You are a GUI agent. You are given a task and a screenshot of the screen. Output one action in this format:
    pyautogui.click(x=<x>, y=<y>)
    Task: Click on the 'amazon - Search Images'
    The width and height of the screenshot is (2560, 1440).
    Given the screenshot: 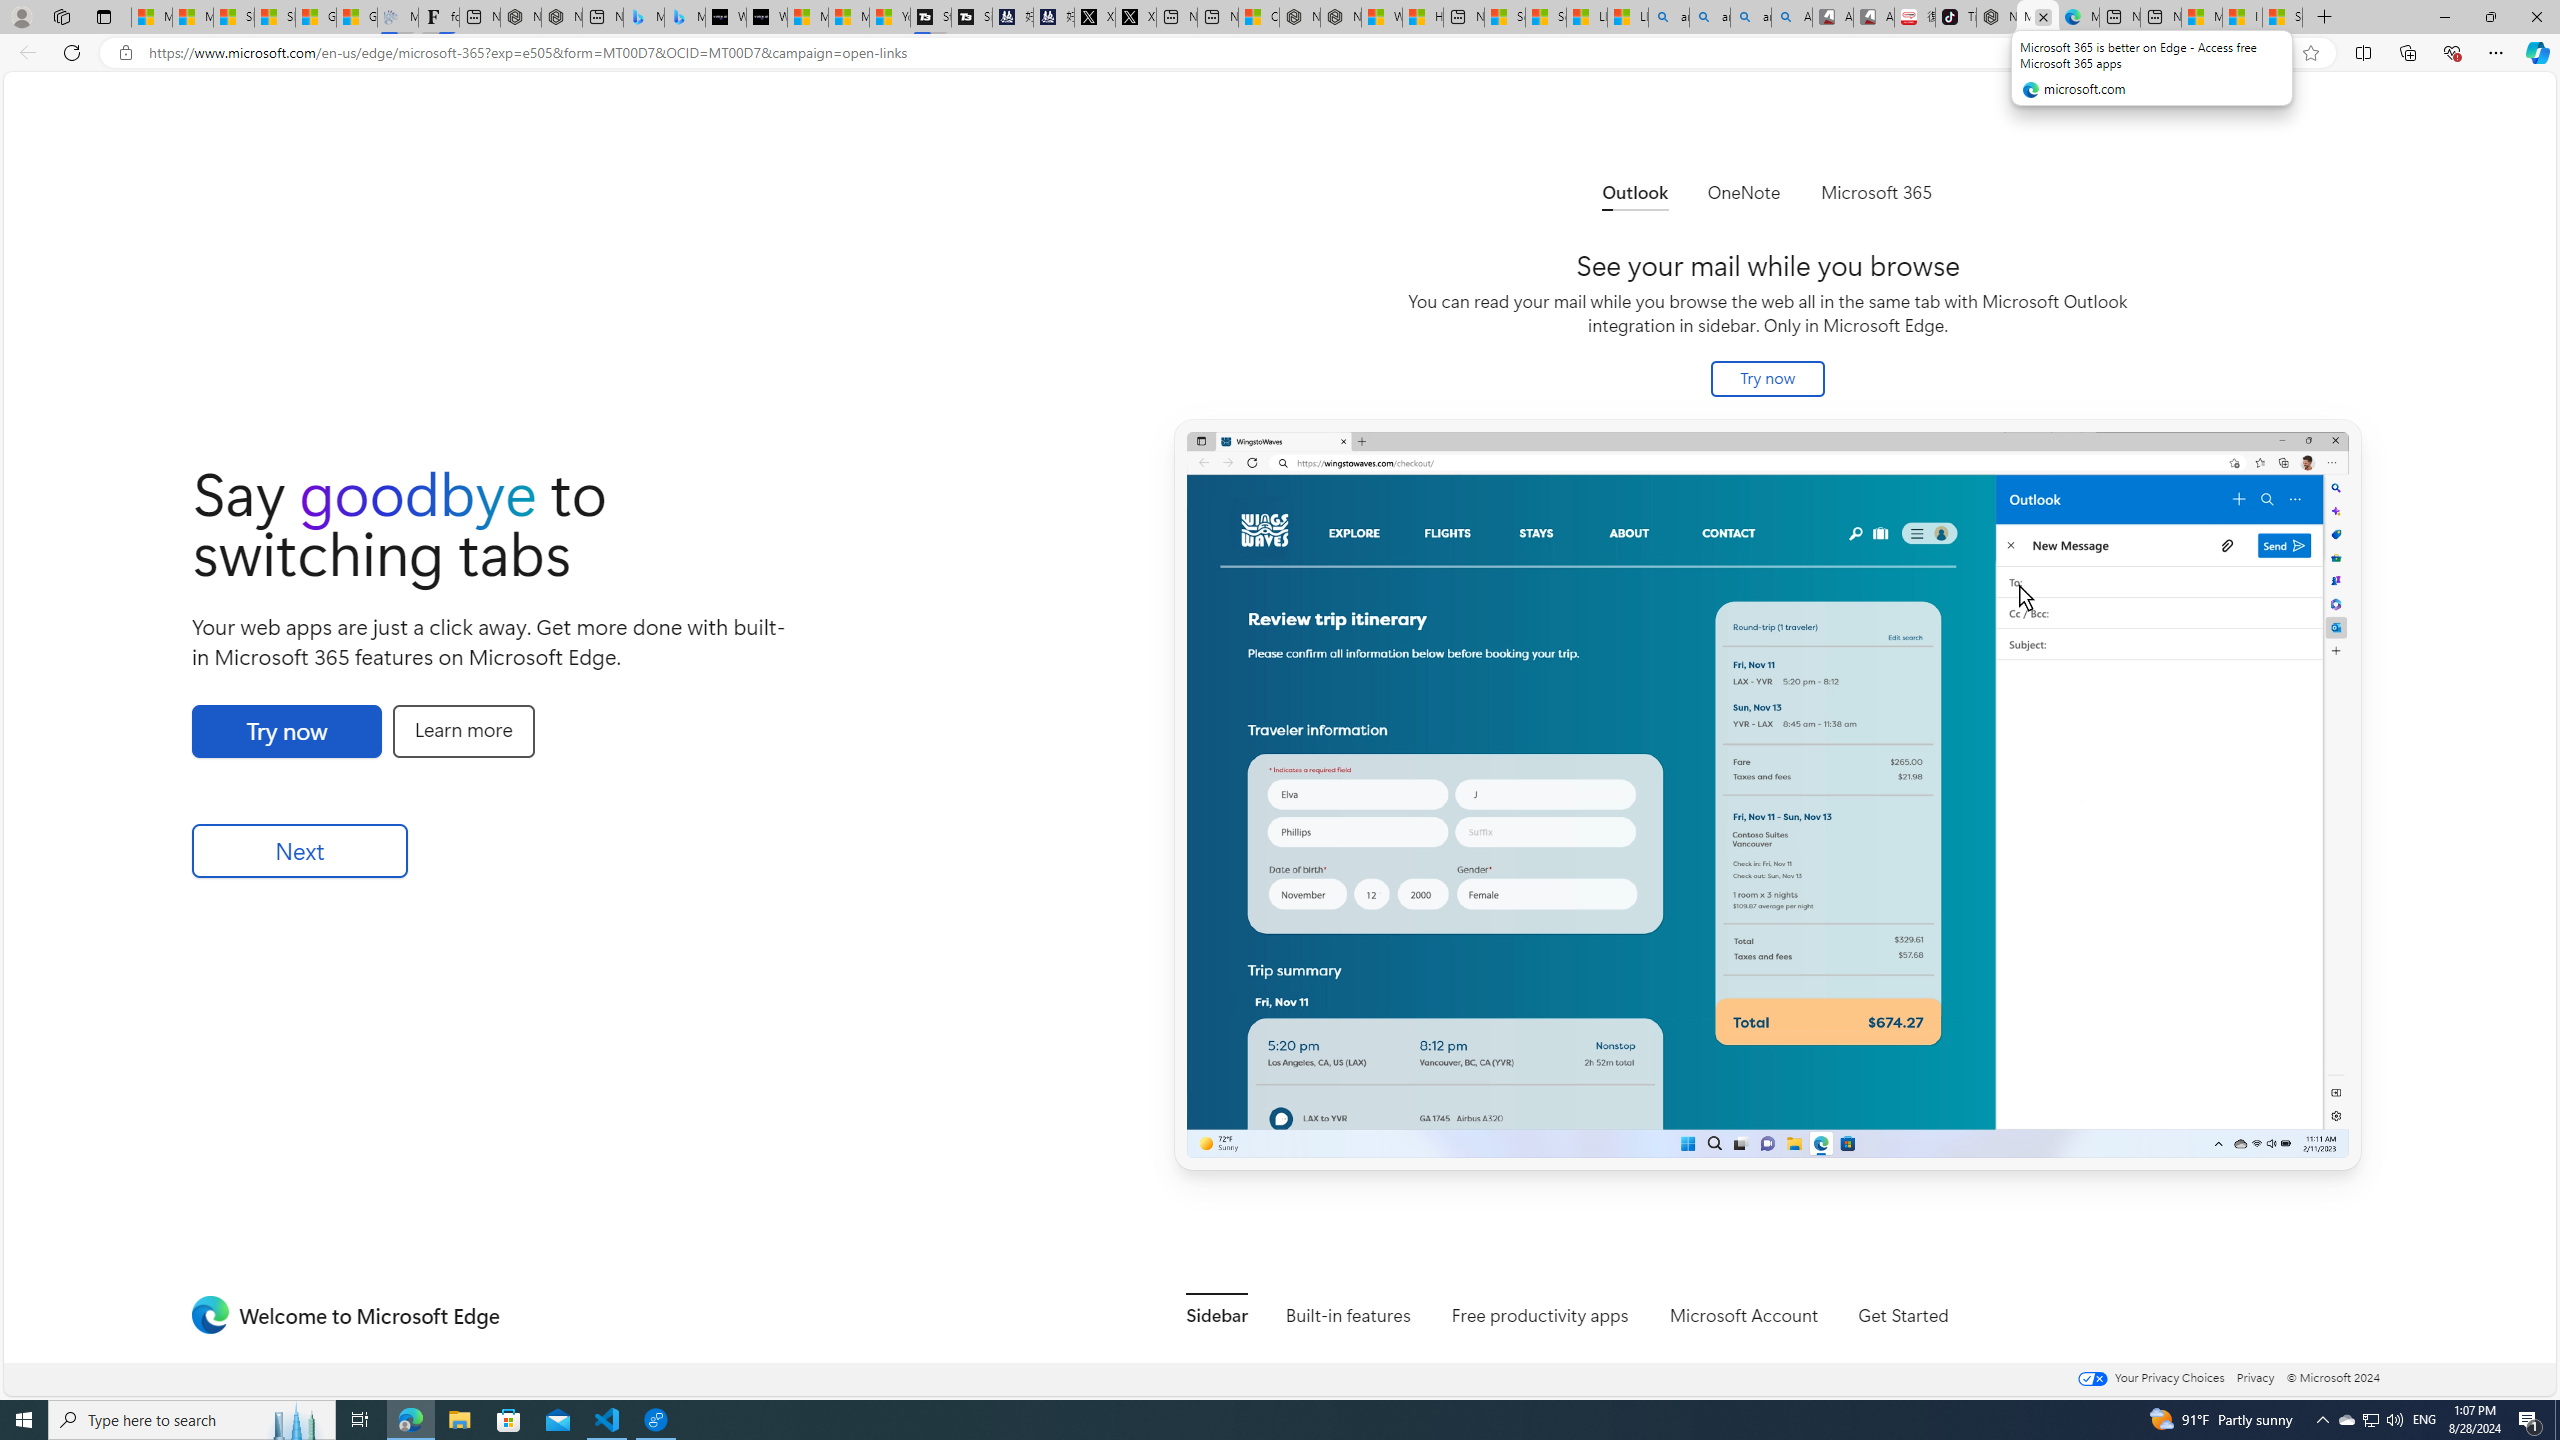 What is the action you would take?
    pyautogui.click(x=1750, y=16)
    